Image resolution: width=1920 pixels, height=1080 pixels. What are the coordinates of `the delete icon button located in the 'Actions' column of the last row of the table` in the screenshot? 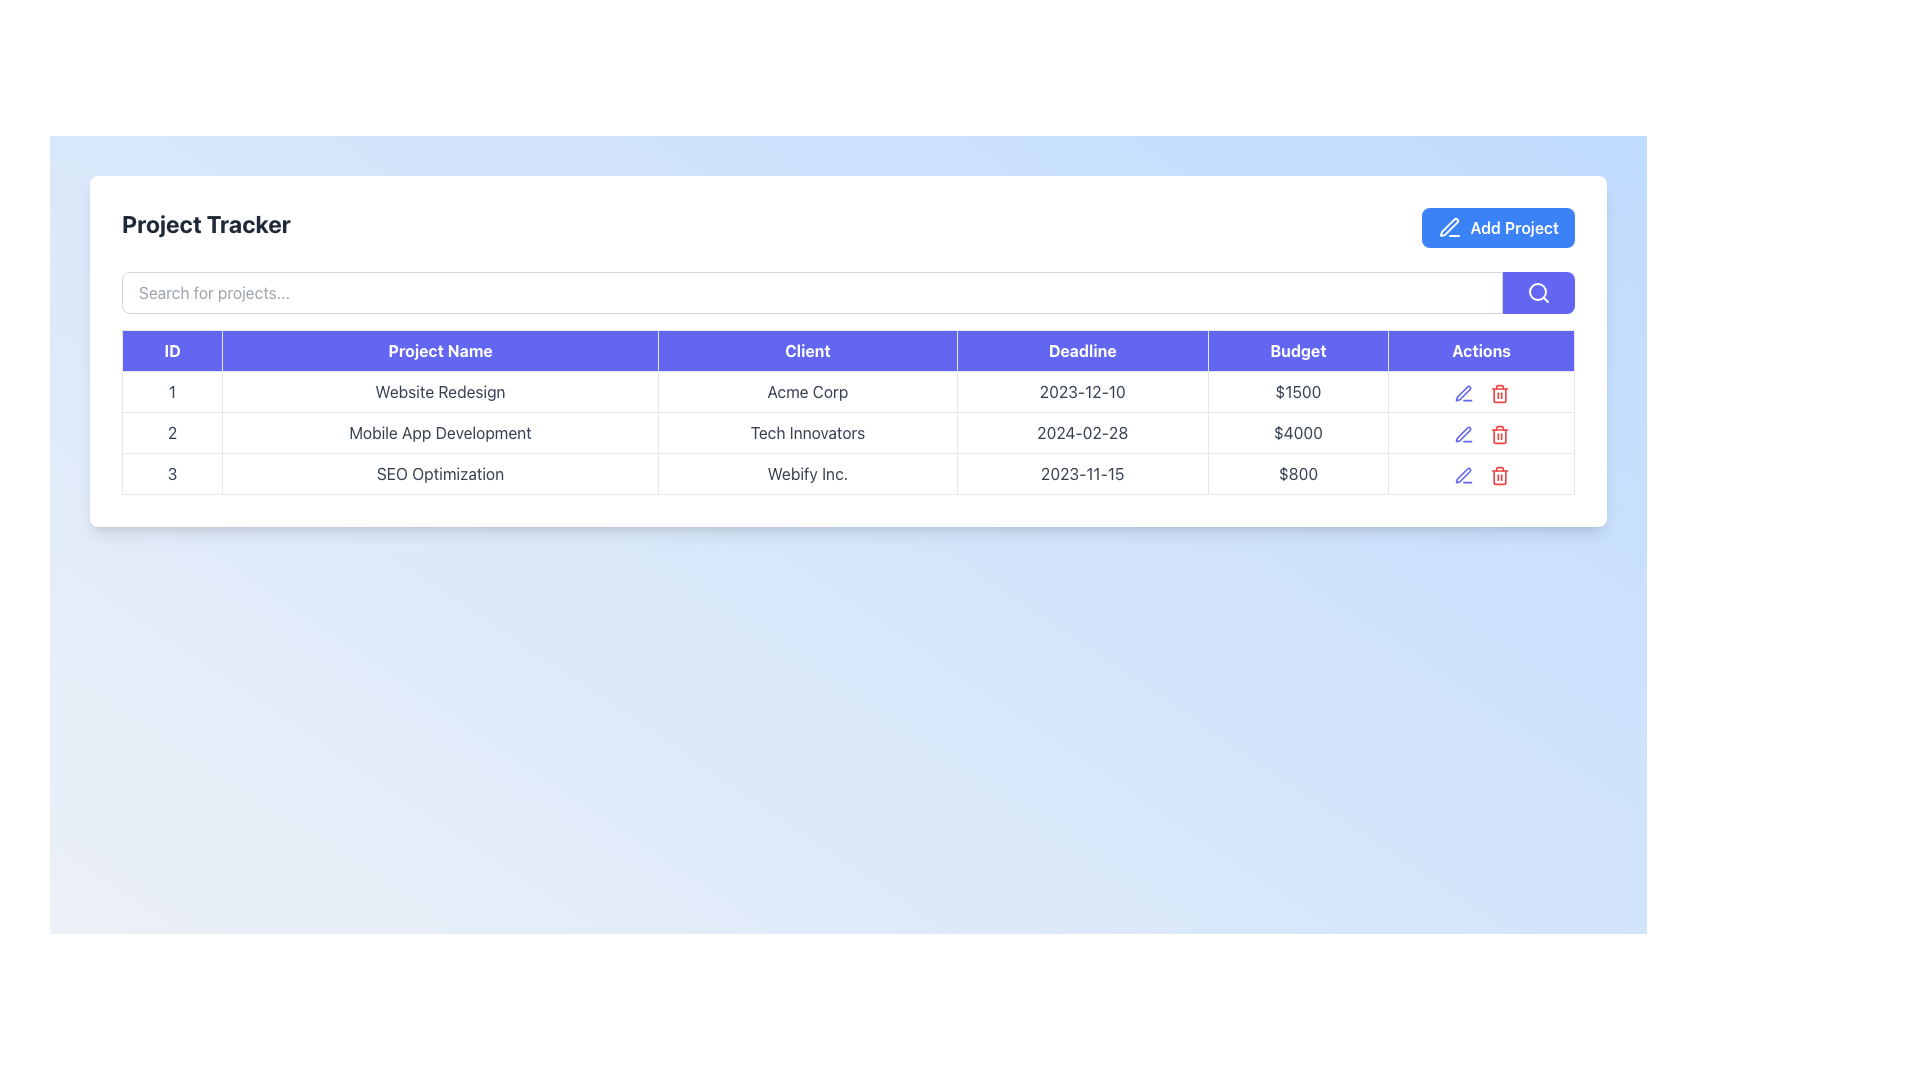 It's located at (1499, 474).